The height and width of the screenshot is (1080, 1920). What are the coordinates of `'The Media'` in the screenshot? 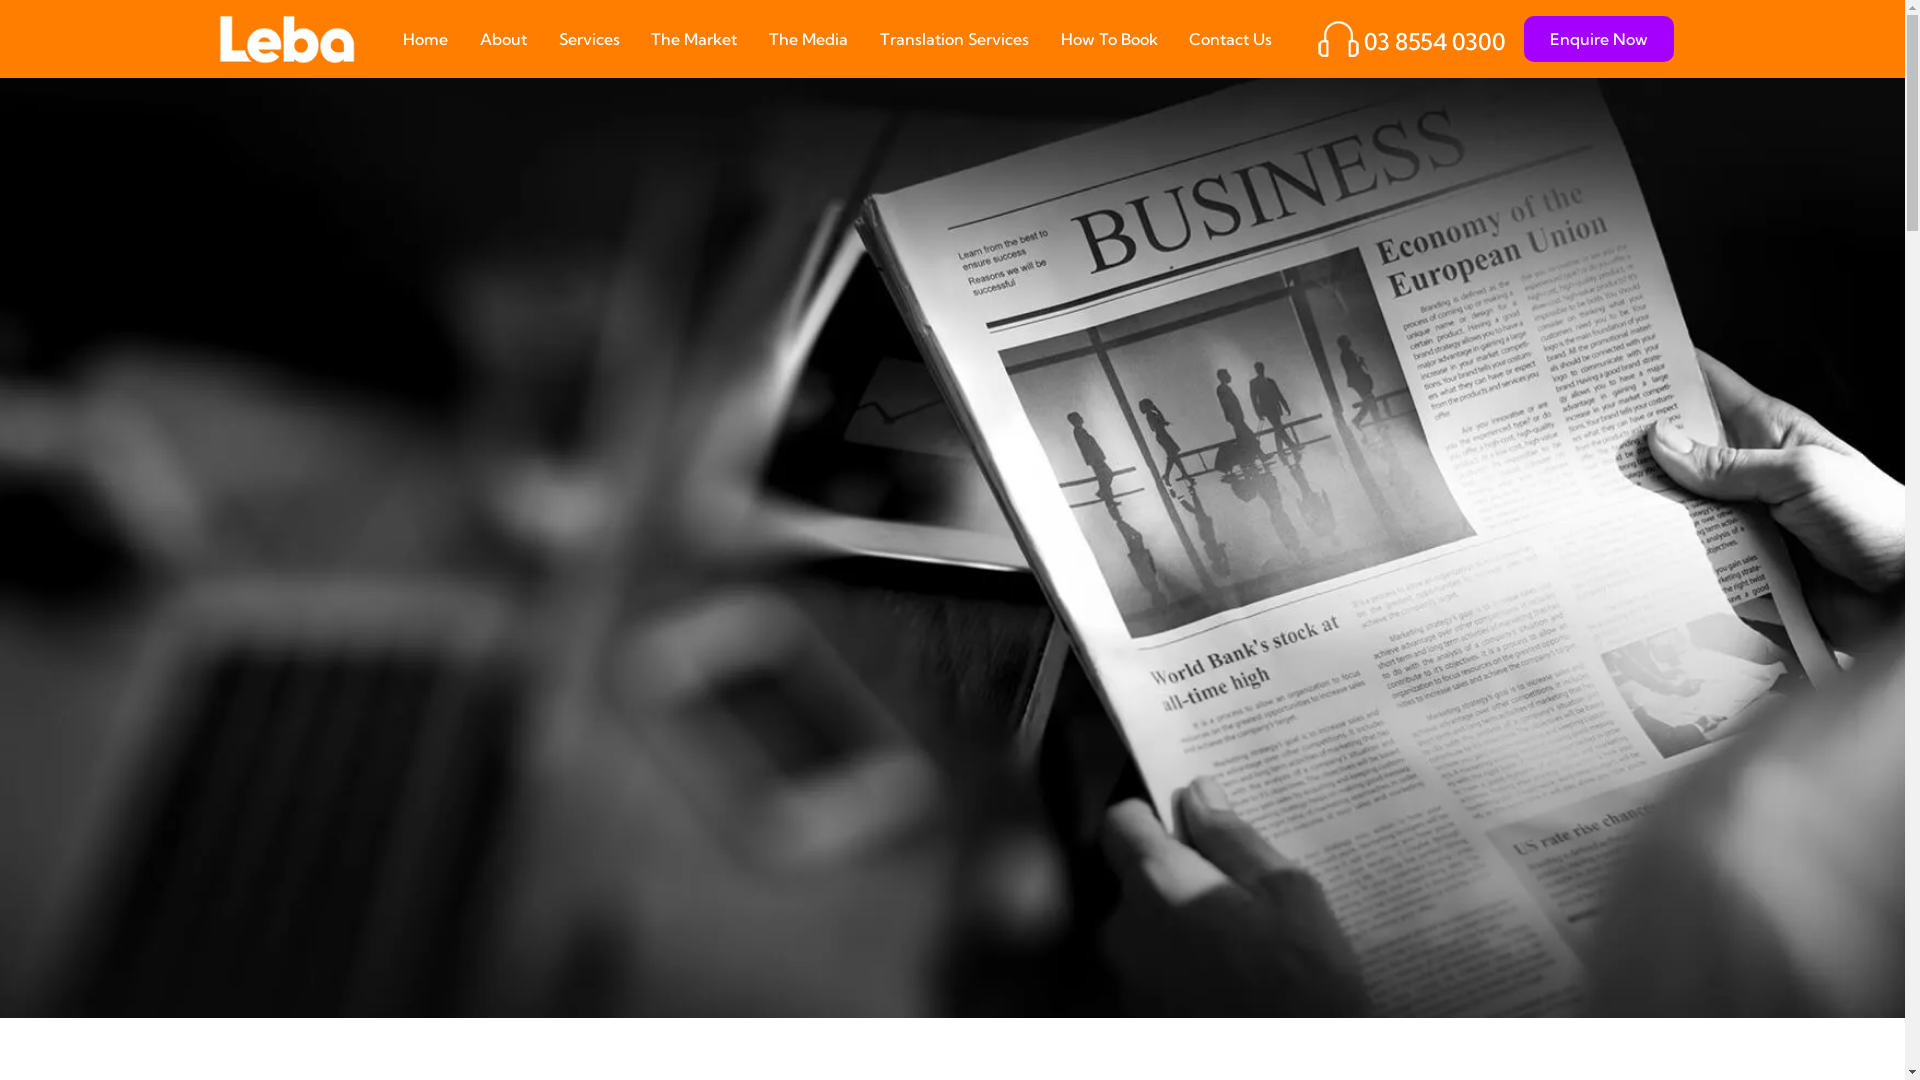 It's located at (808, 38).